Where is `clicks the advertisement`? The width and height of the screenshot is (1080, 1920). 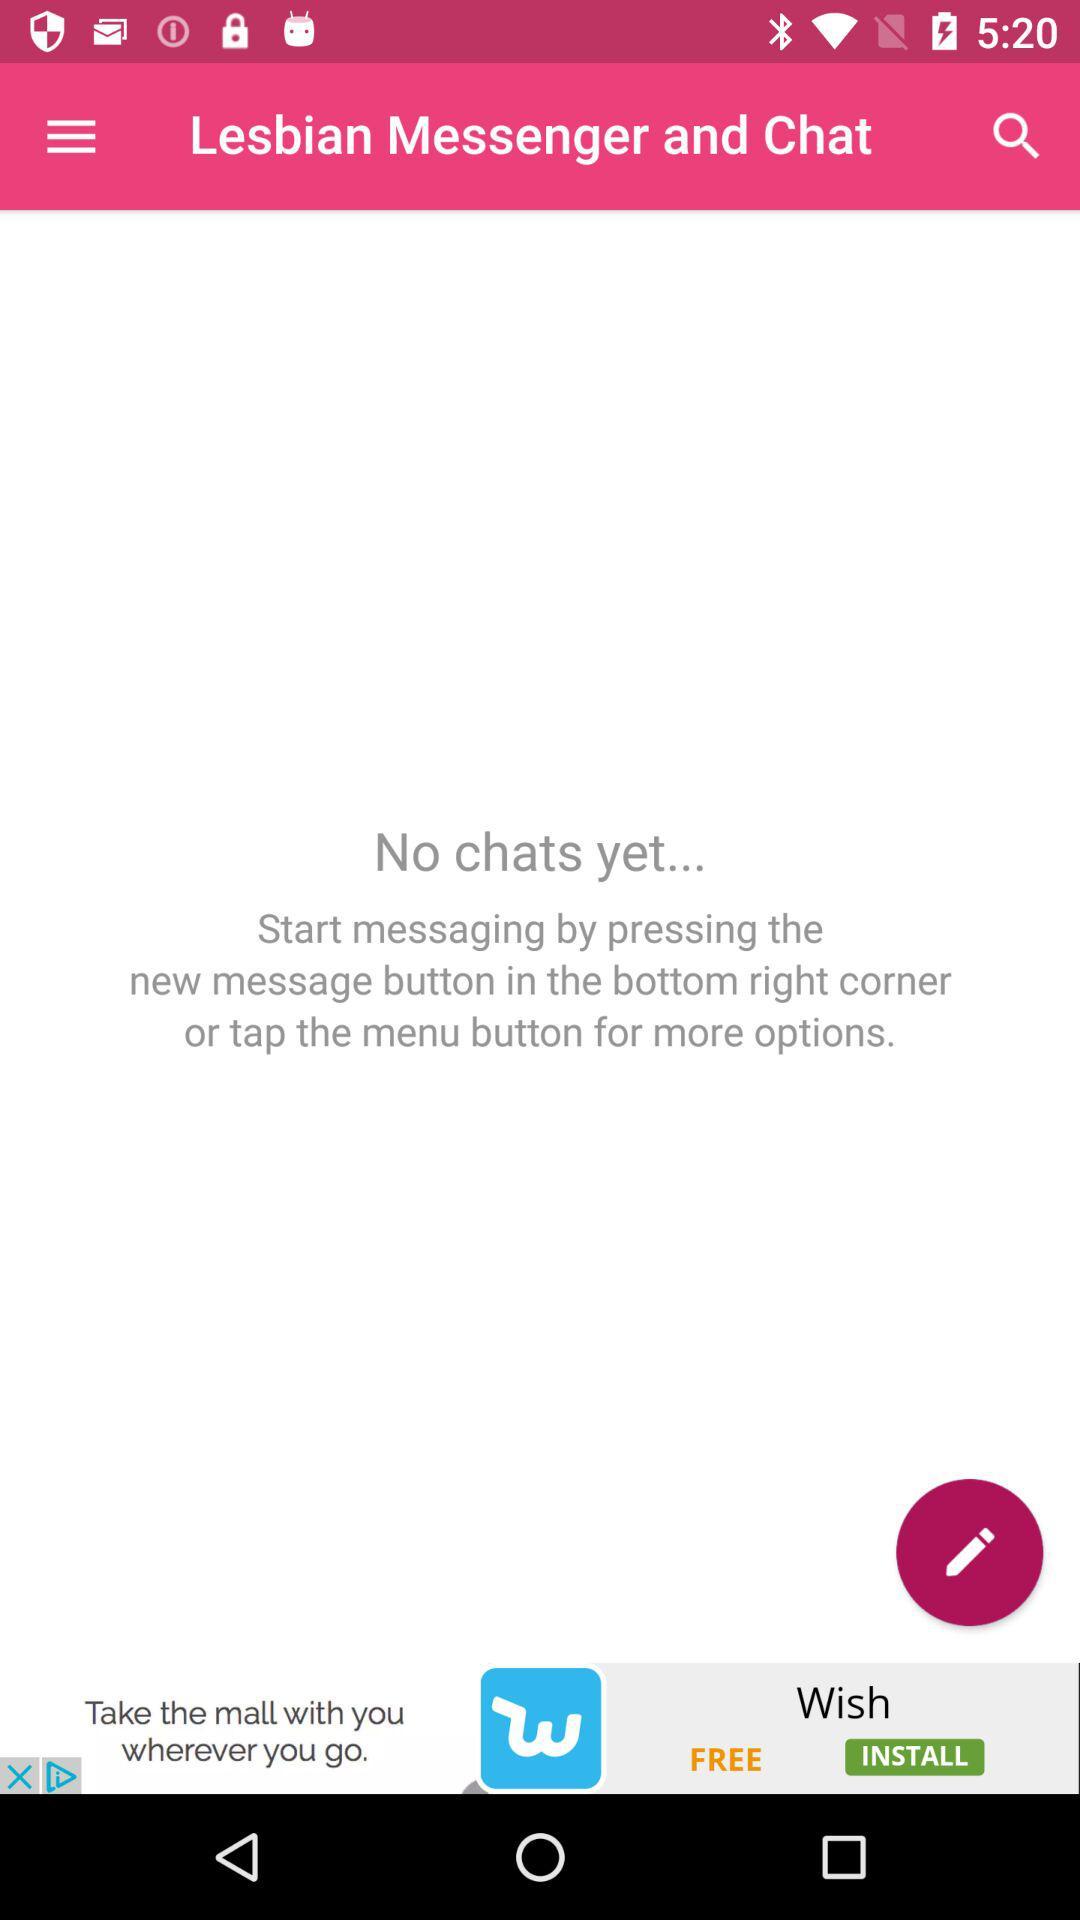 clicks the advertisement is located at coordinates (540, 1727).